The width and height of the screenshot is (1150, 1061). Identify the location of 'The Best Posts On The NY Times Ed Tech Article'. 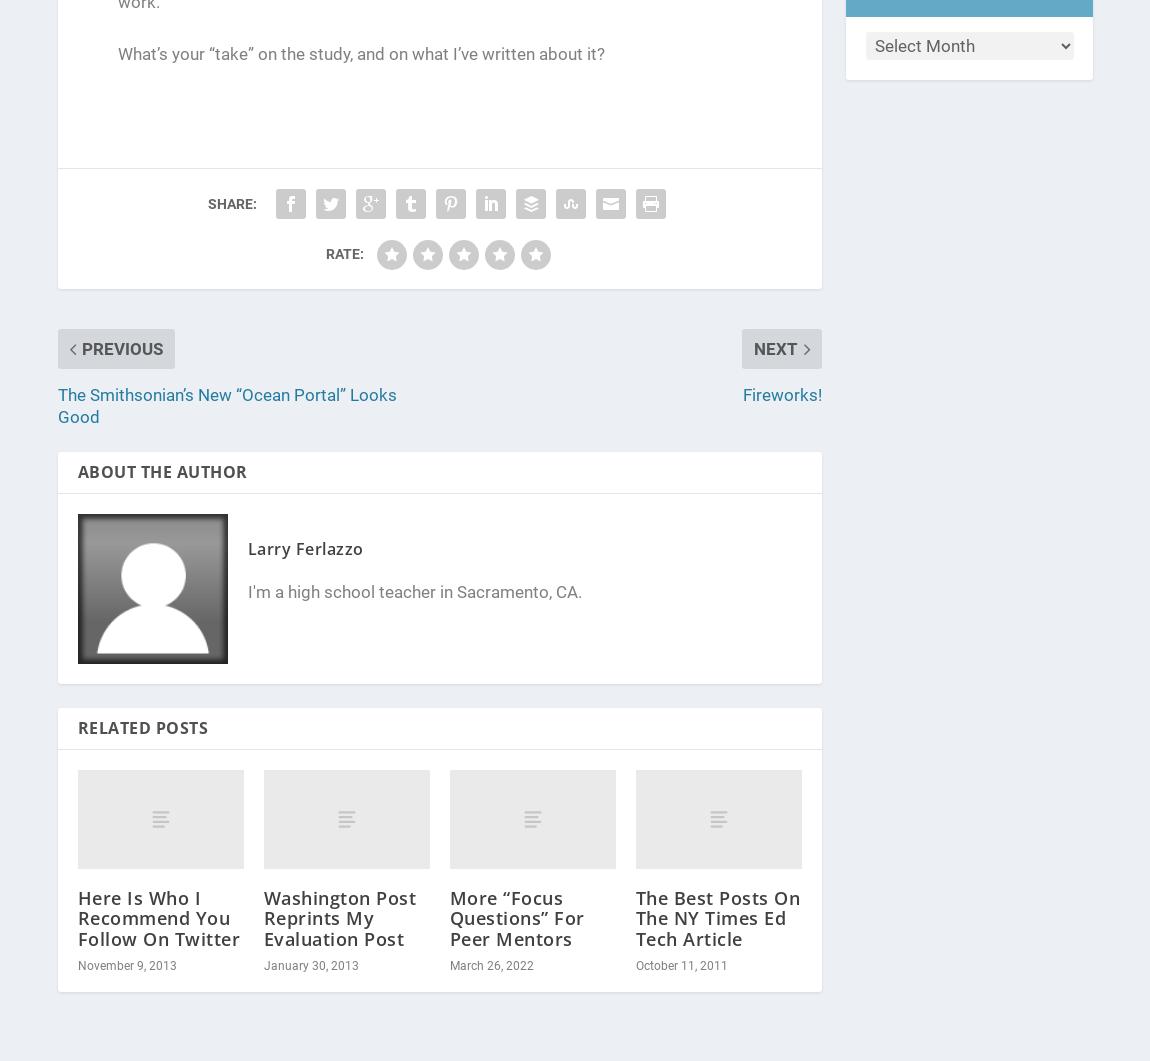
(716, 917).